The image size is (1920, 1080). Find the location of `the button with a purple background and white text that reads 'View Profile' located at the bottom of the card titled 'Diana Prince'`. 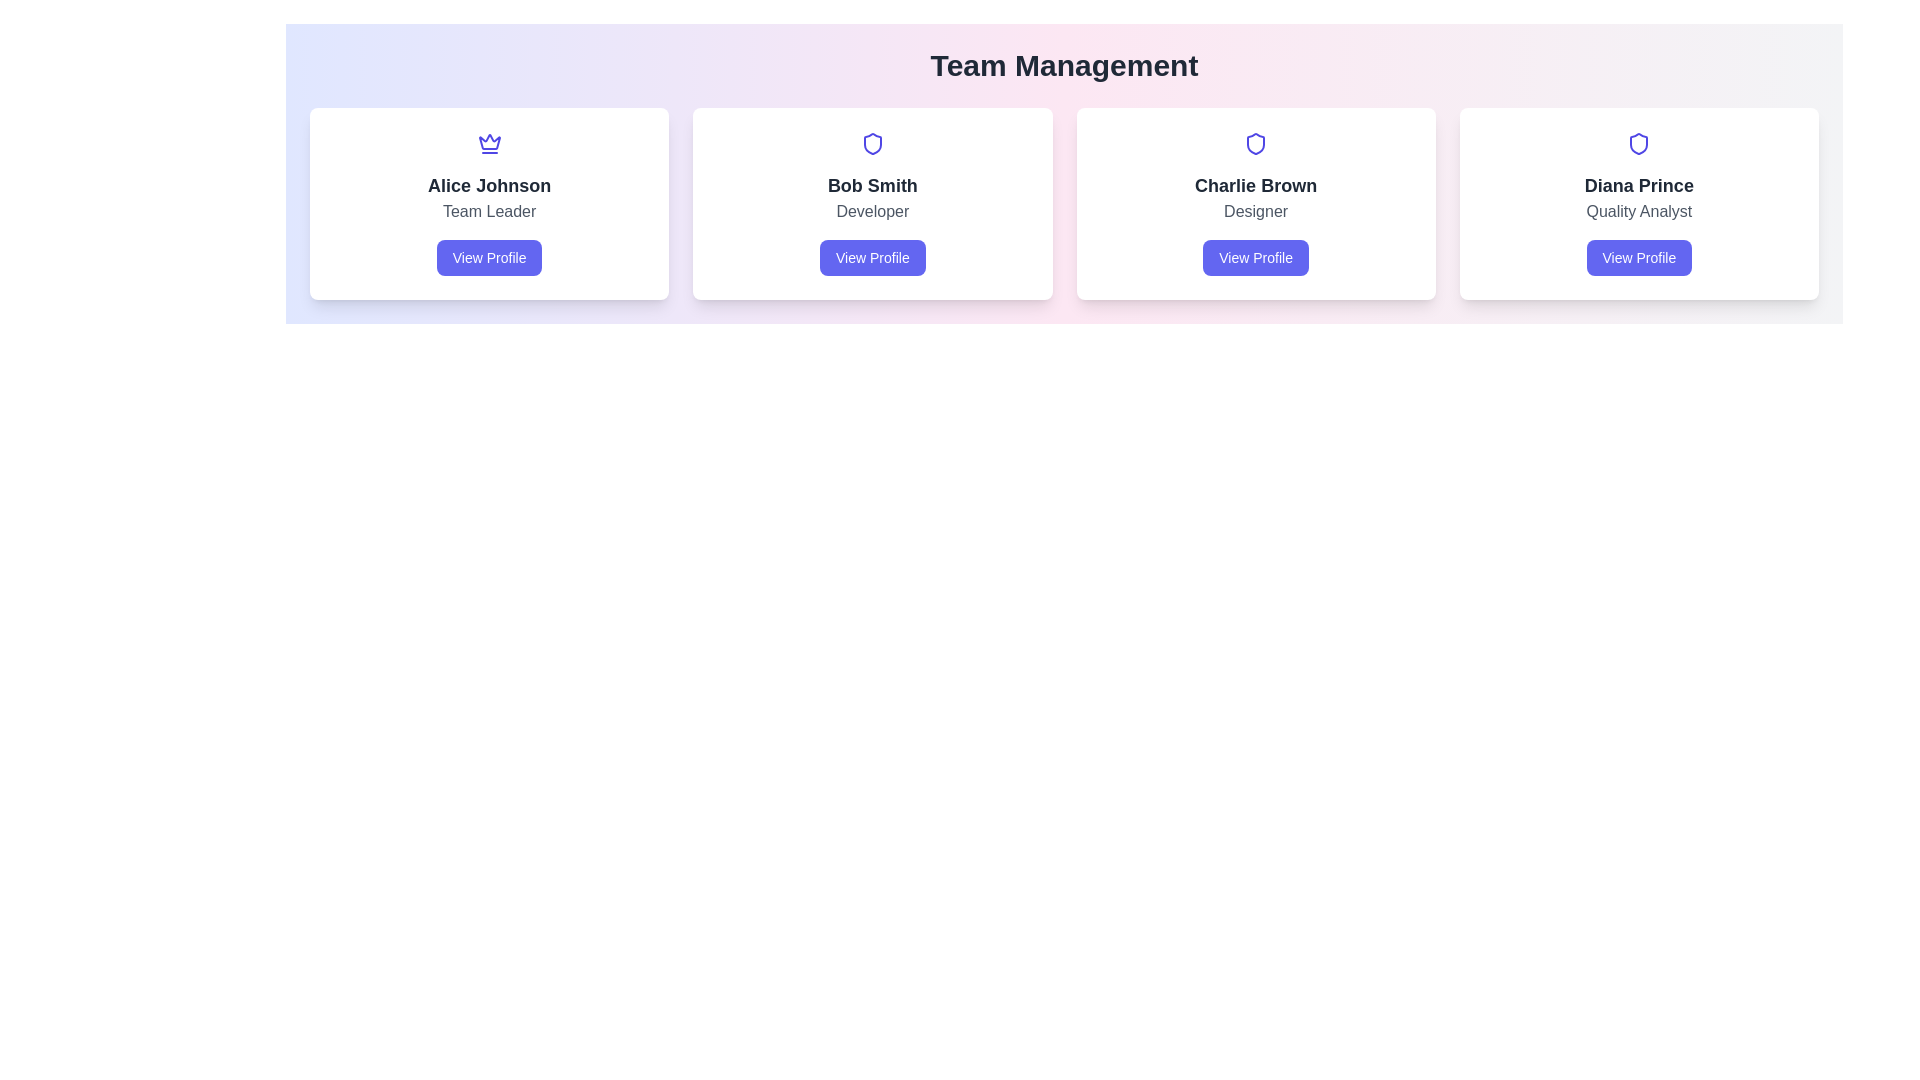

the button with a purple background and white text that reads 'View Profile' located at the bottom of the card titled 'Diana Prince' is located at coordinates (1639, 257).